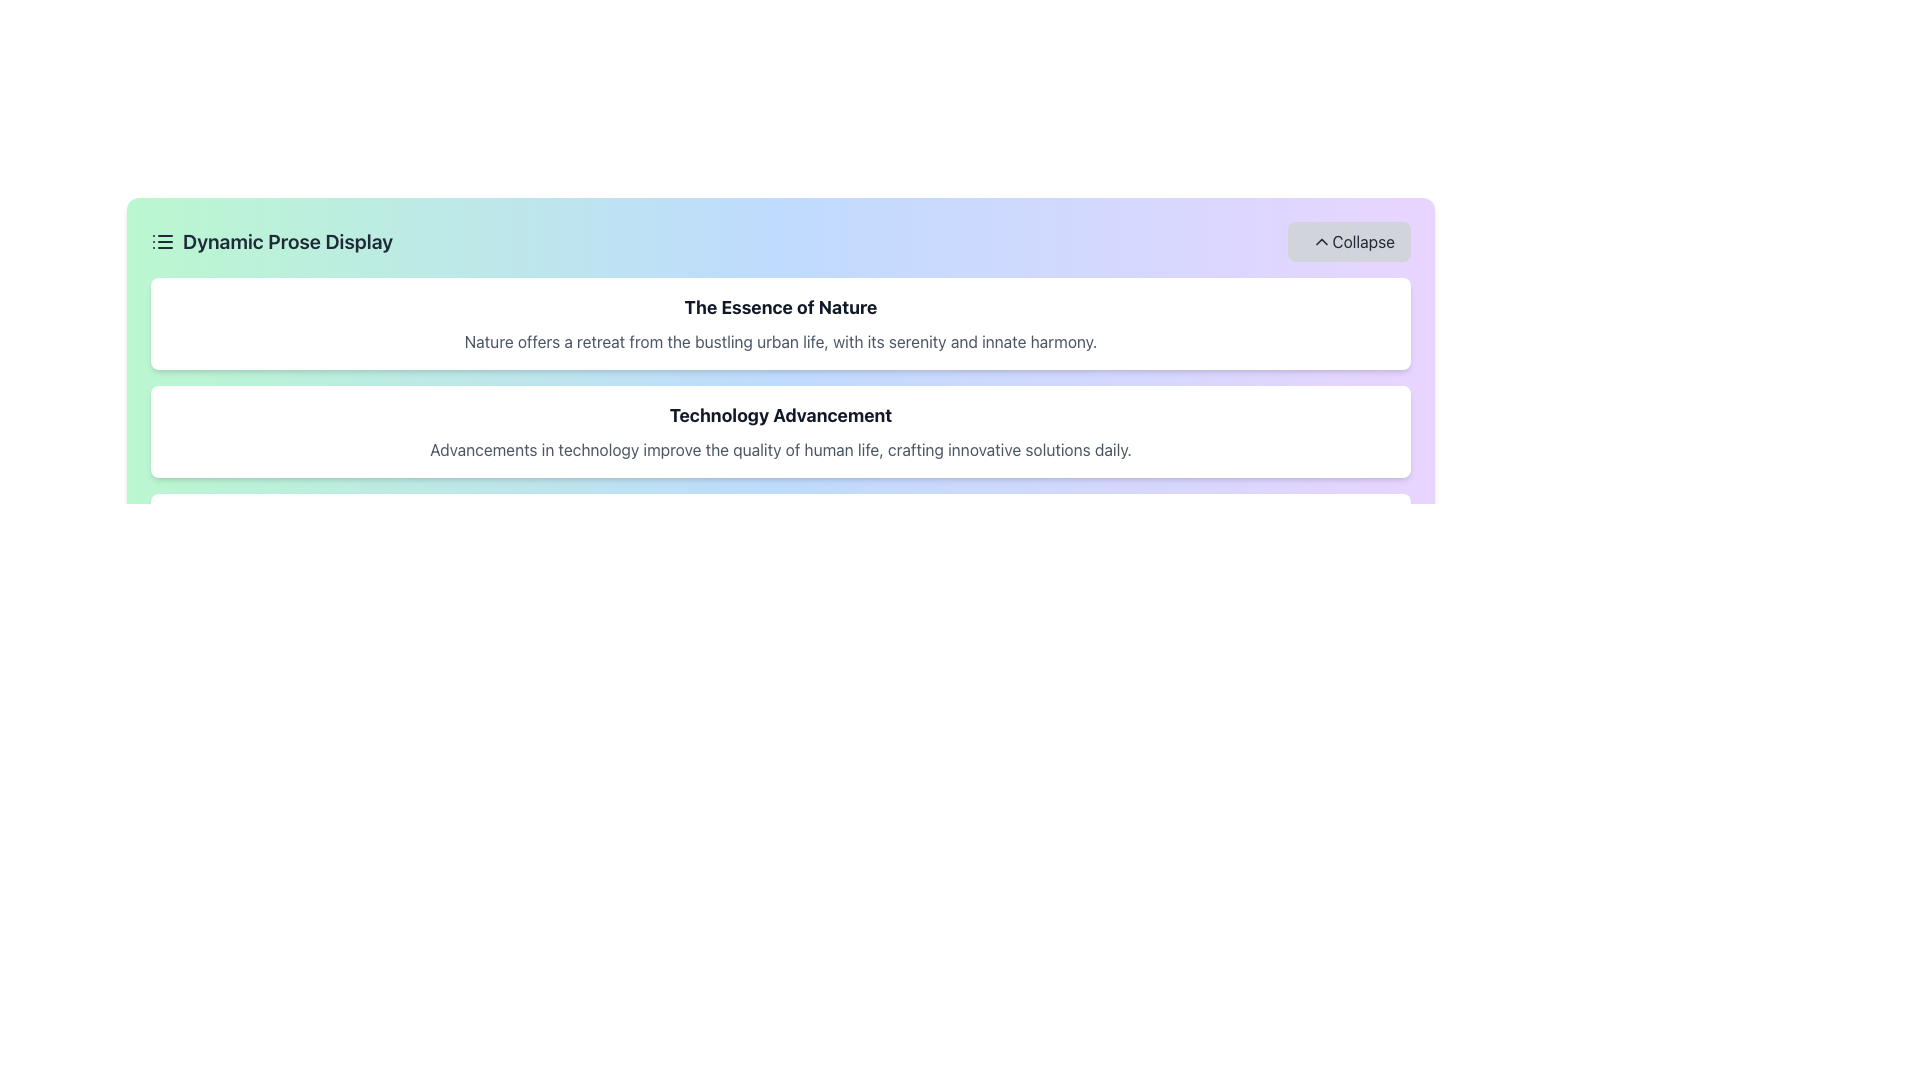 This screenshot has width=1920, height=1080. Describe the element at coordinates (163, 241) in the screenshot. I see `the bulleted list icon located to the left of the text 'Dynamic Prose Display' in the header section` at that location.